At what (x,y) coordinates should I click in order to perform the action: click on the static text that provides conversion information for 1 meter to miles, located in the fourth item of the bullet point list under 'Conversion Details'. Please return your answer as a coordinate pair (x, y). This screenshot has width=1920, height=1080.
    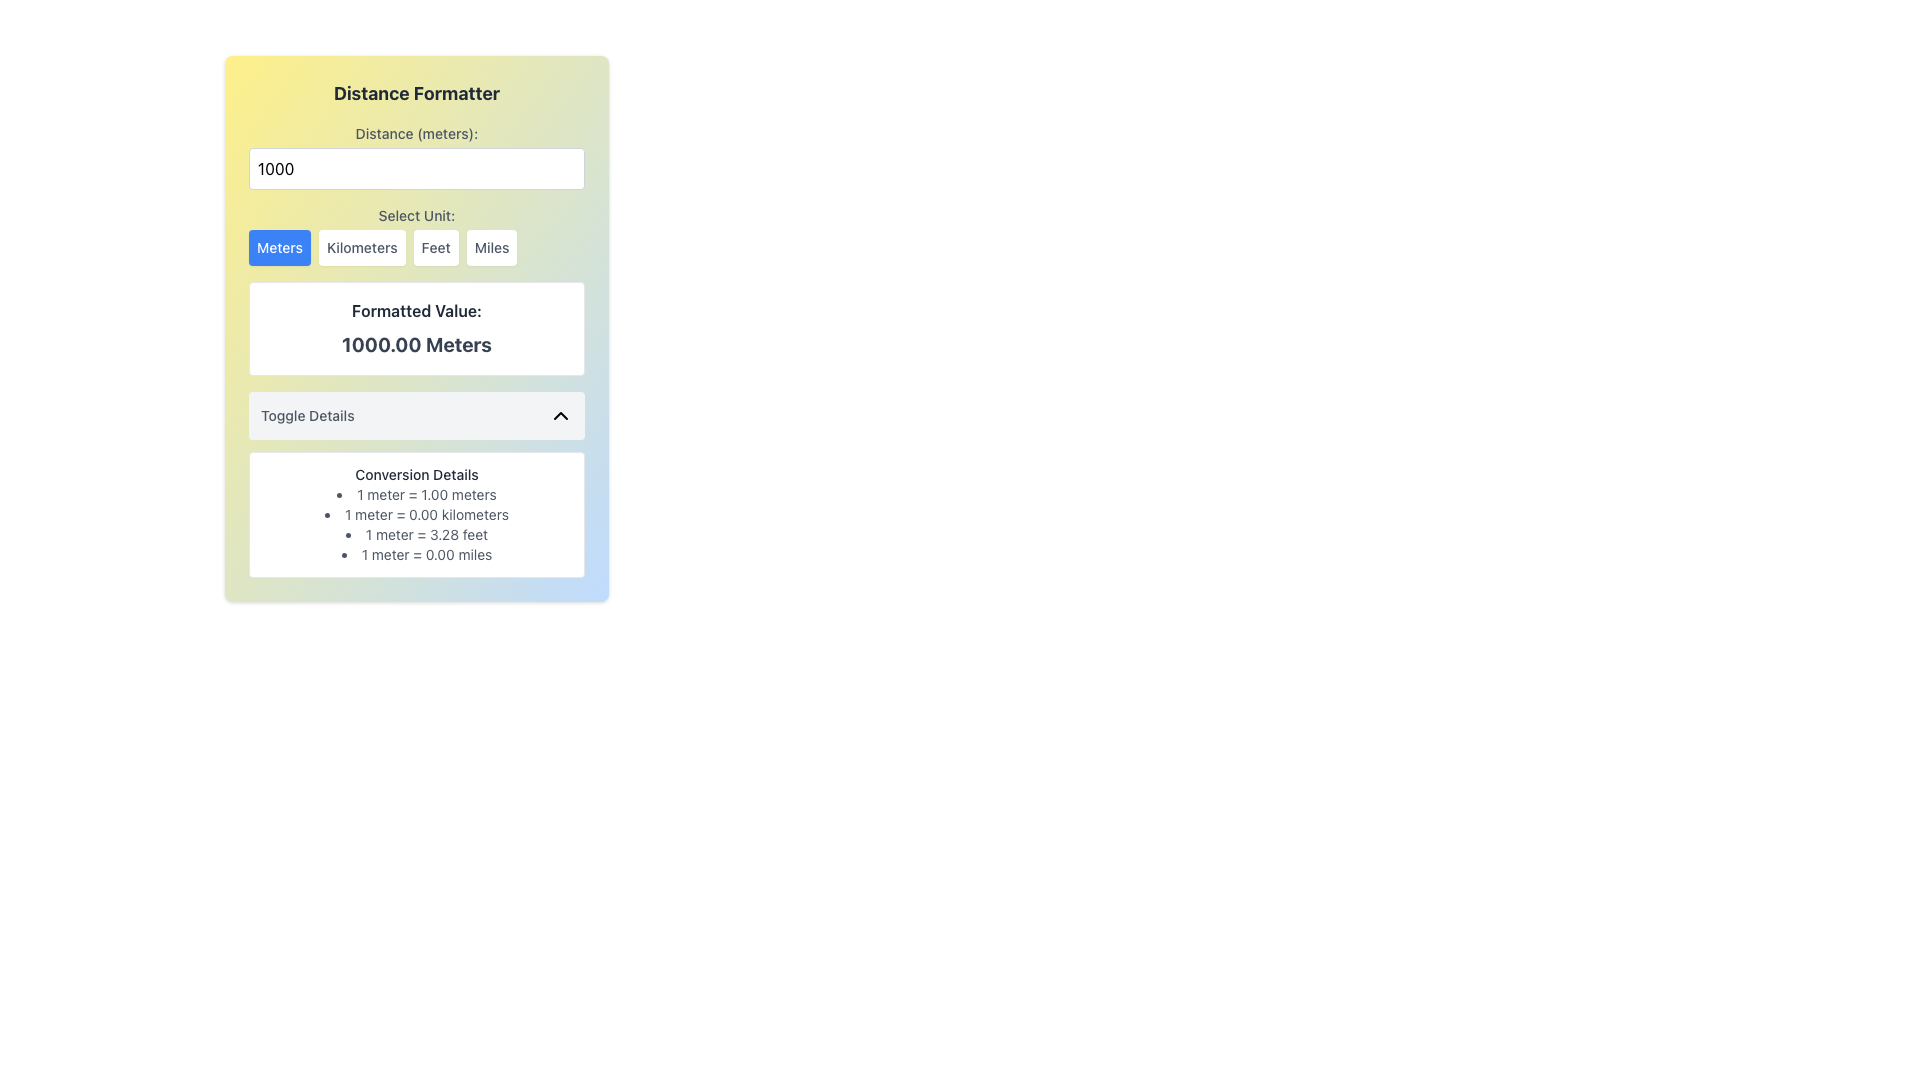
    Looking at the image, I should click on (416, 555).